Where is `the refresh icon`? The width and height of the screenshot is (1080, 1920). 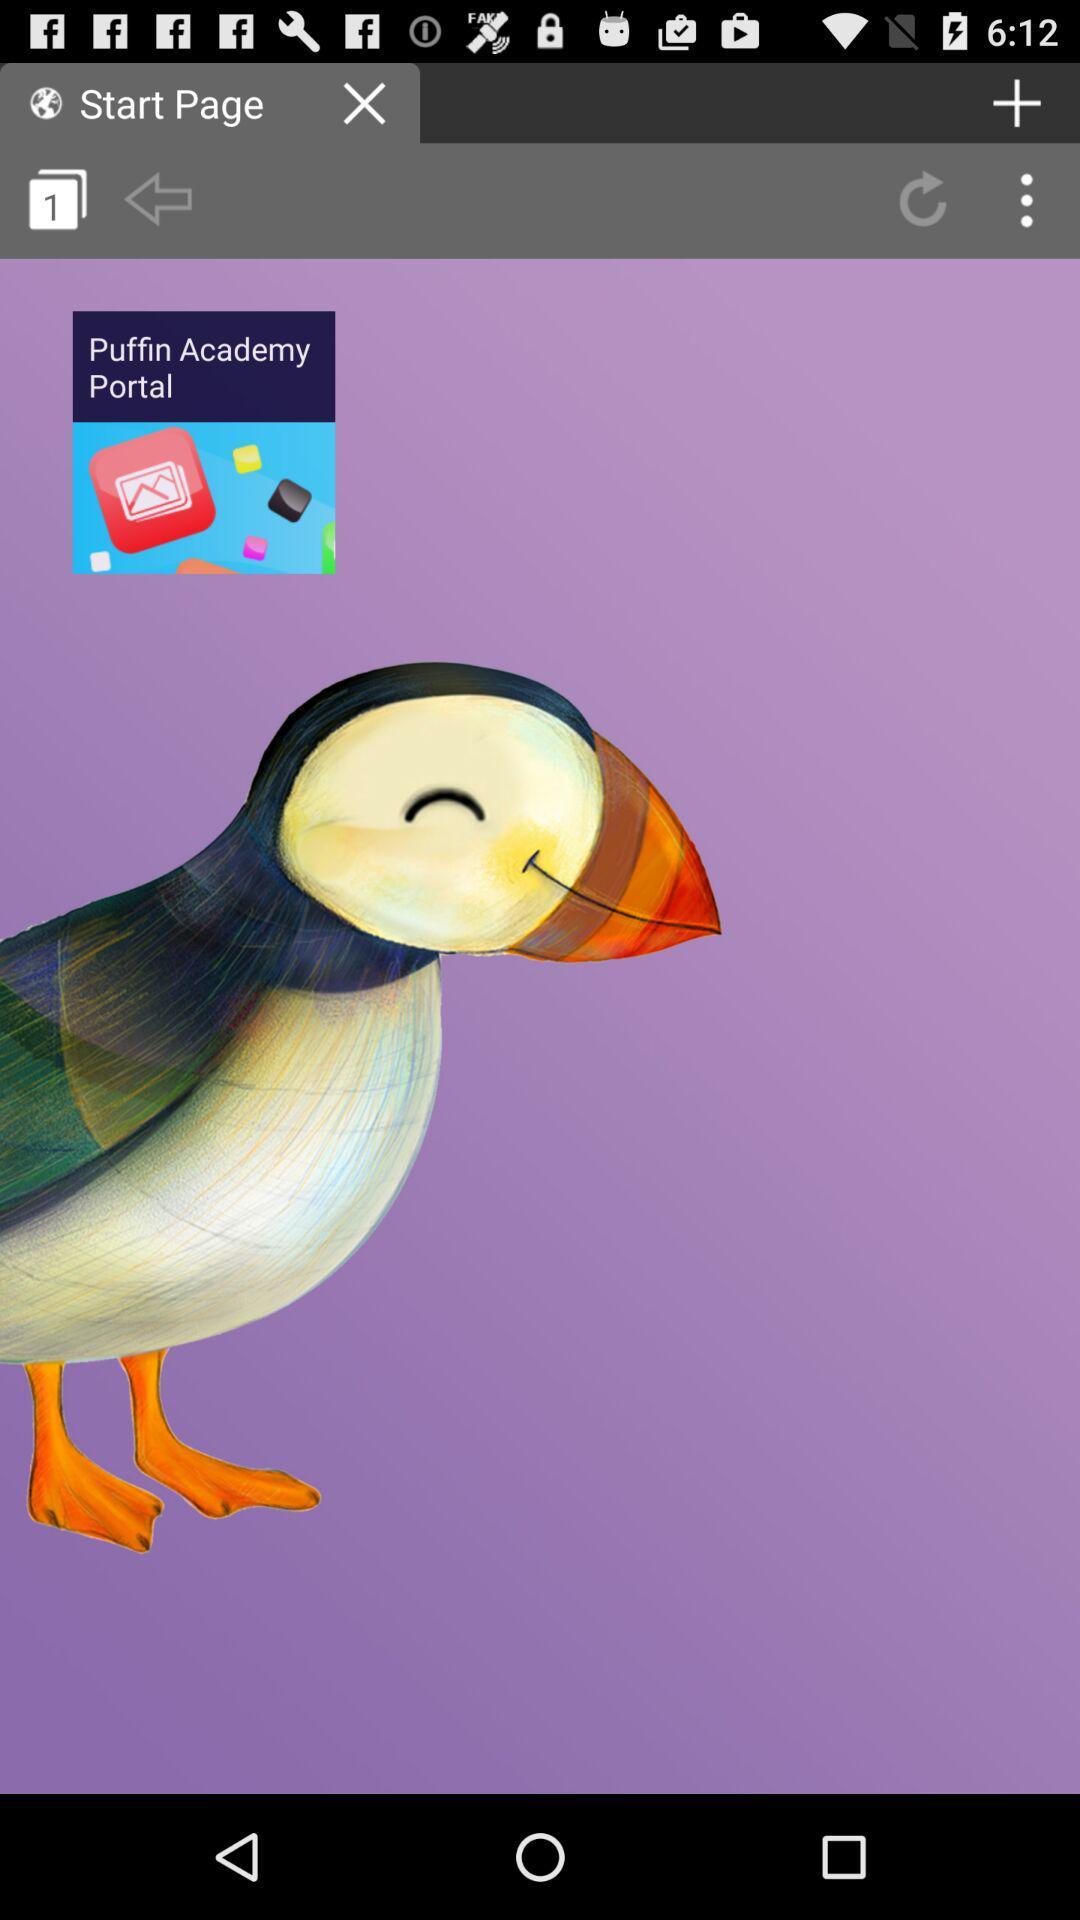
the refresh icon is located at coordinates (922, 215).